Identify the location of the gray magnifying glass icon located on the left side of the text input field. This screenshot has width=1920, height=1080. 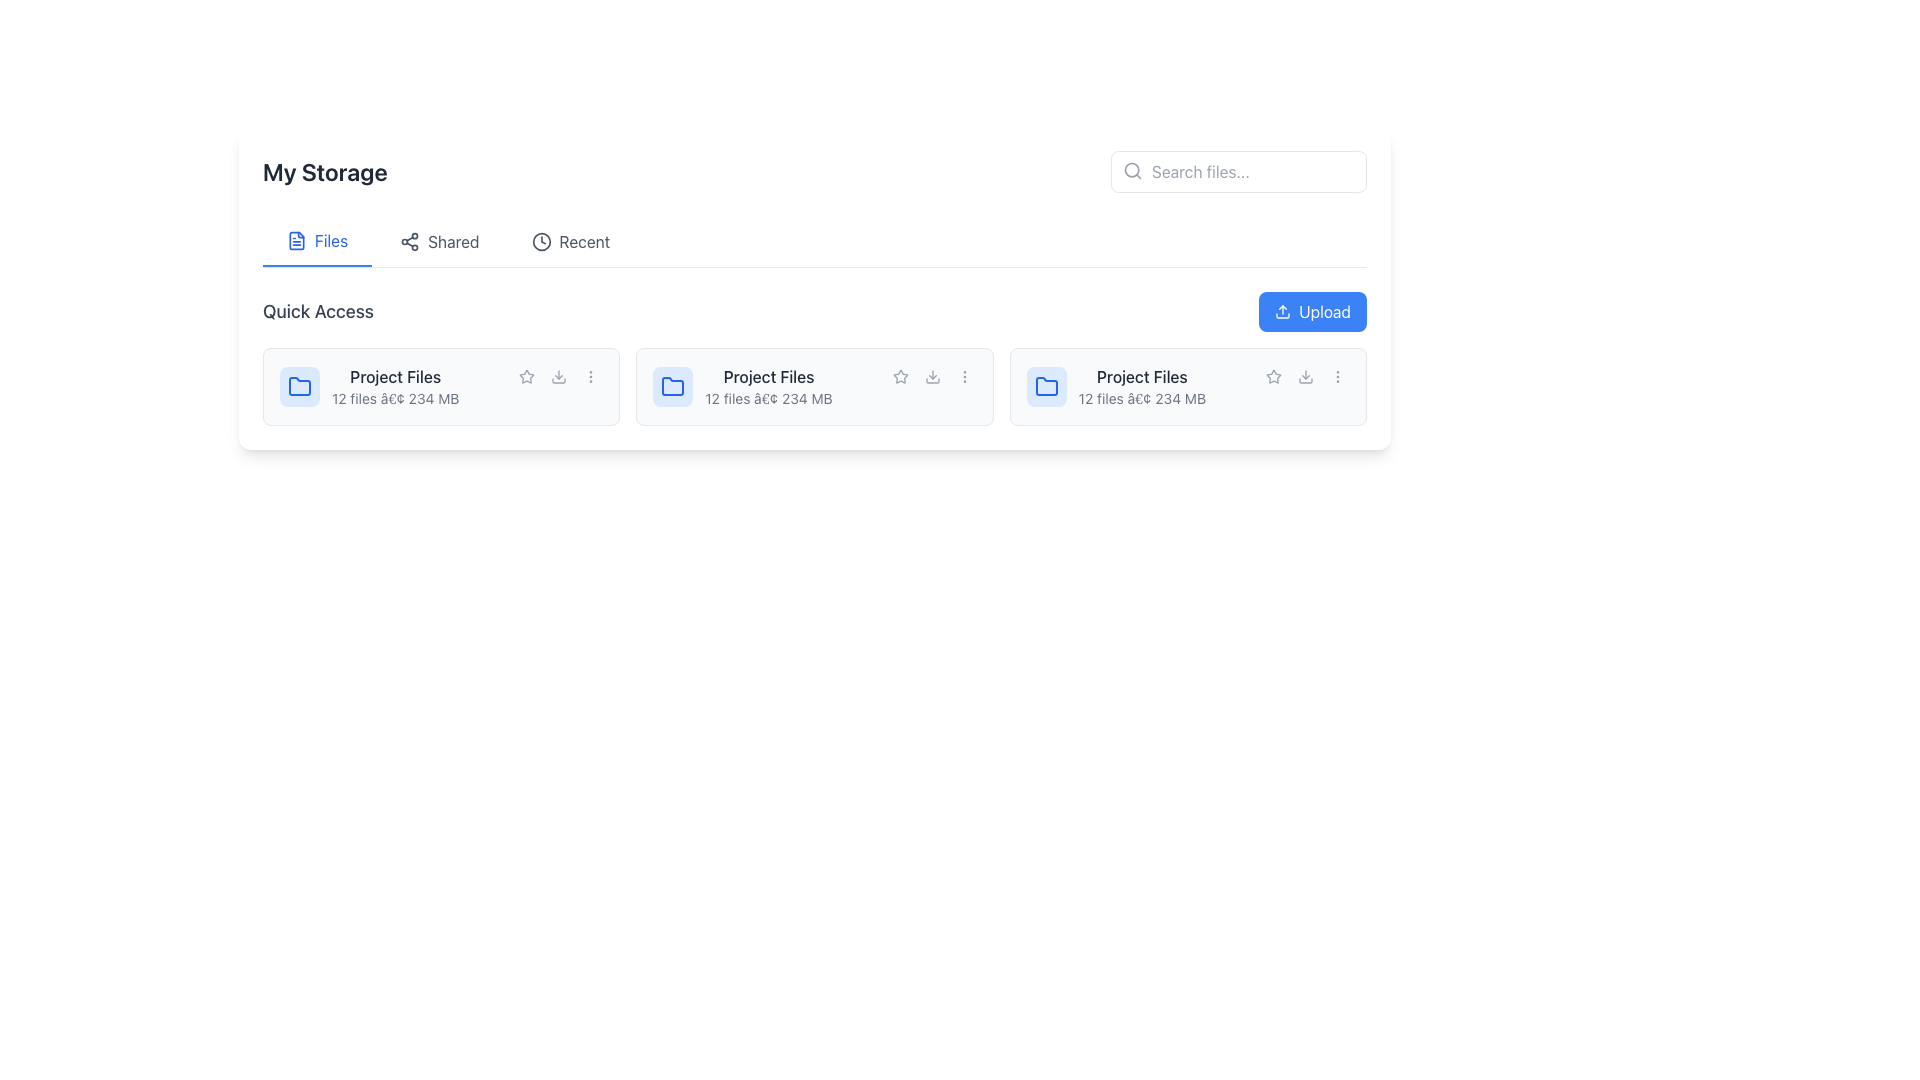
(1132, 169).